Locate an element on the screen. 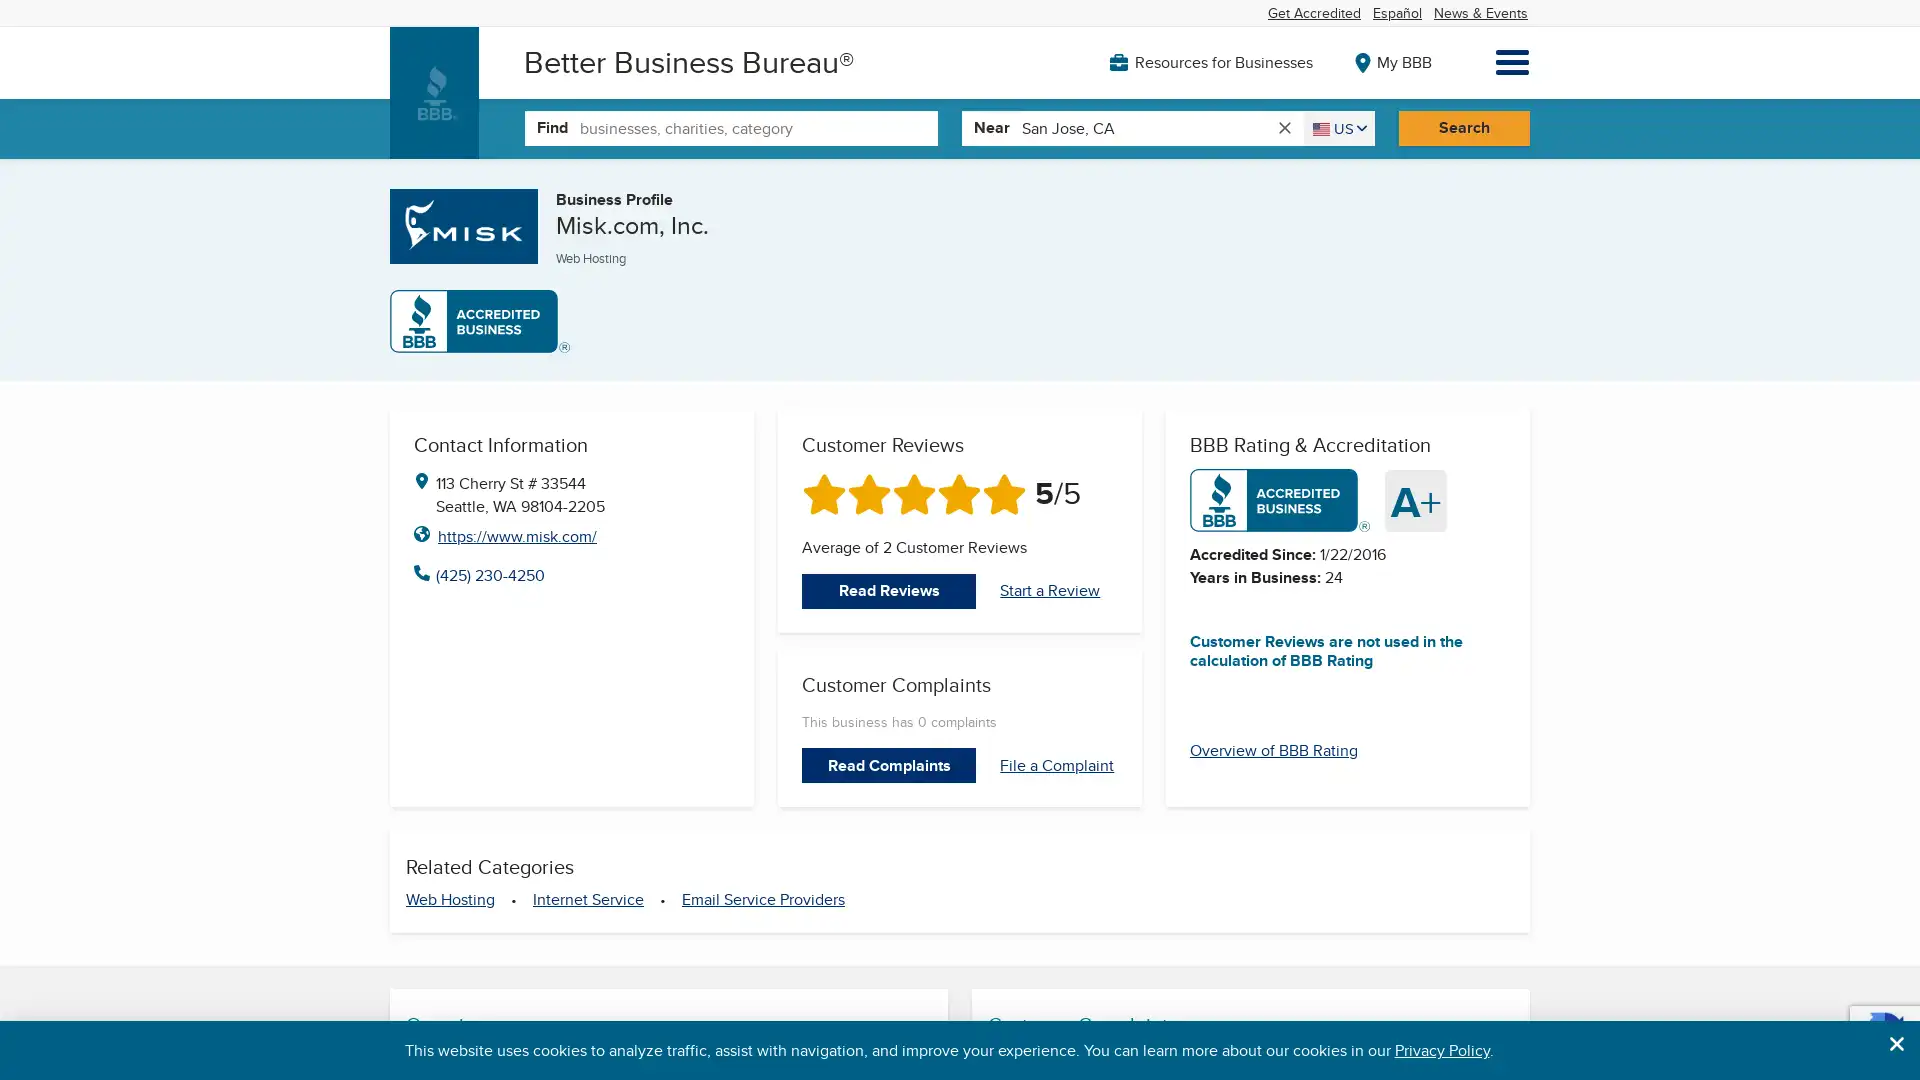 The height and width of the screenshot is (1080, 1920). My BBB is located at coordinates (1386, 60).